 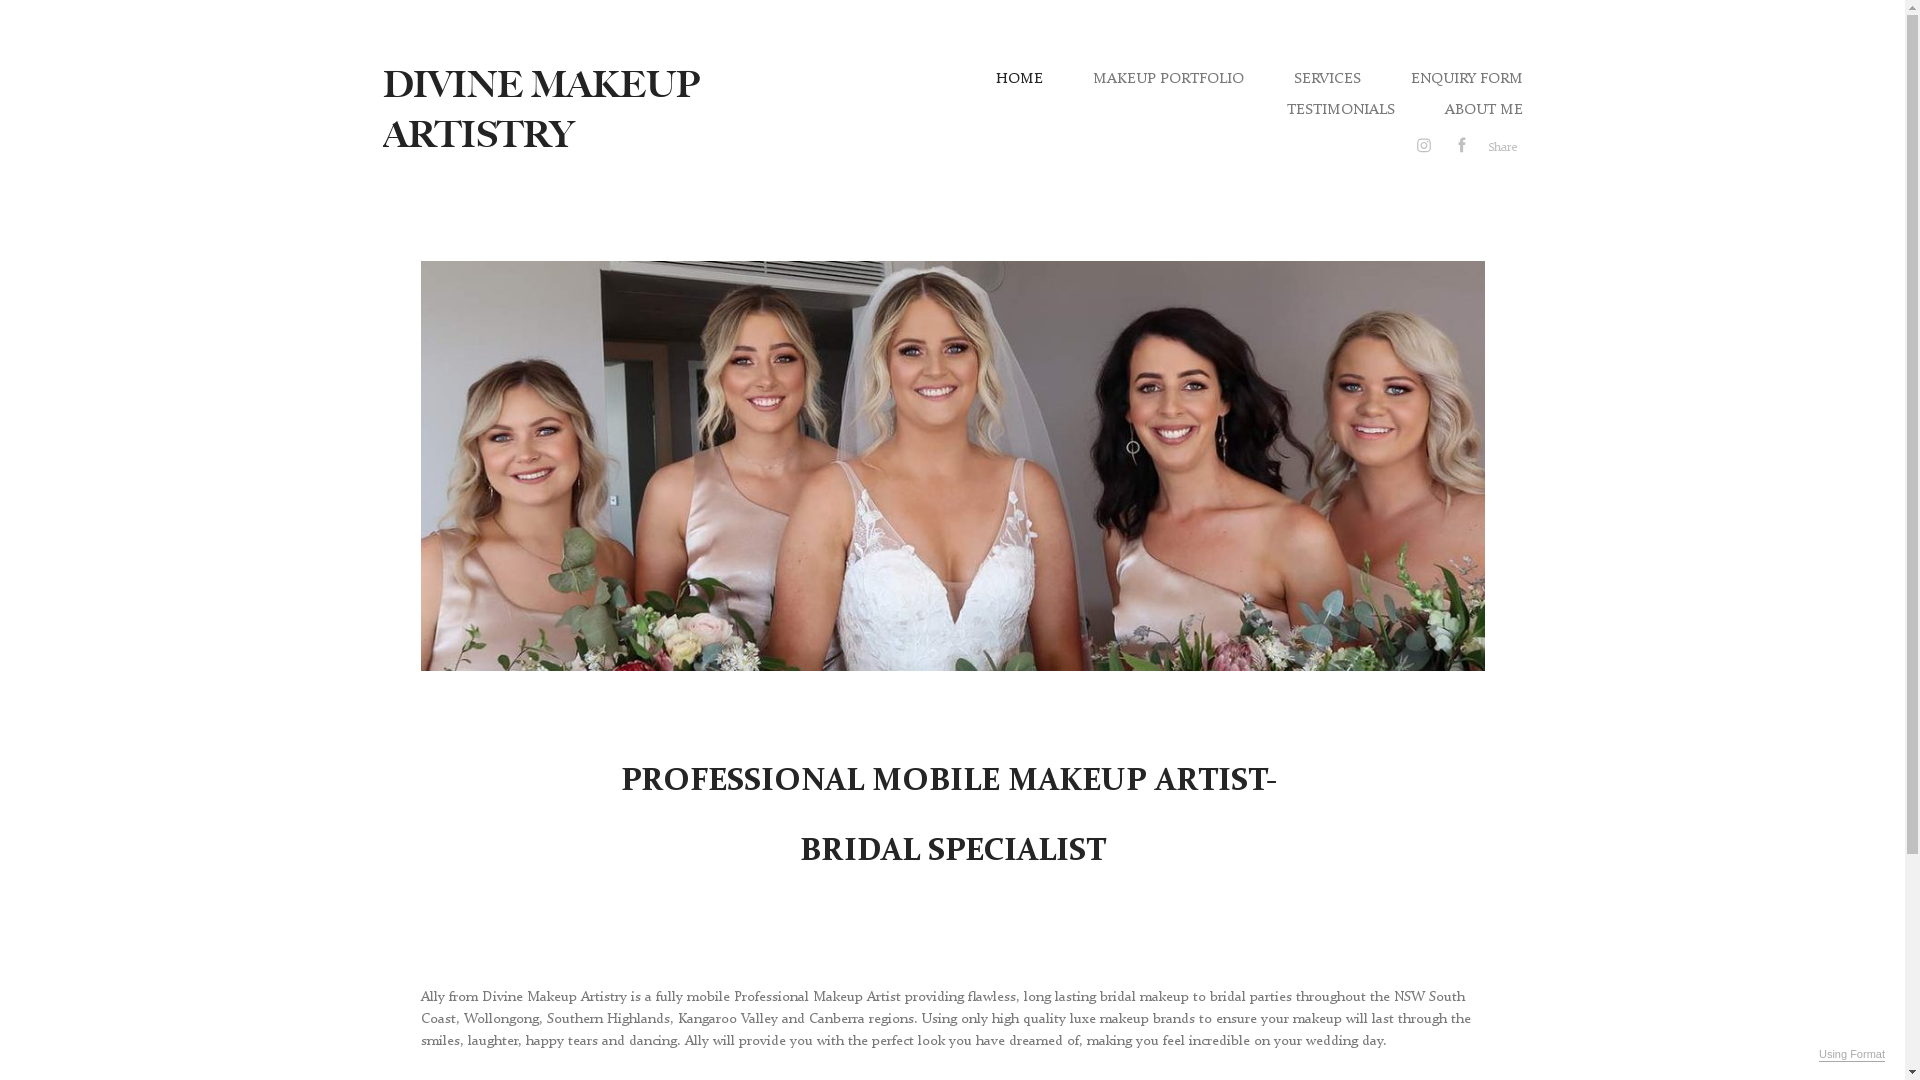 I want to click on 'MAKEUP PORTFOLIO', so click(x=1167, y=76).